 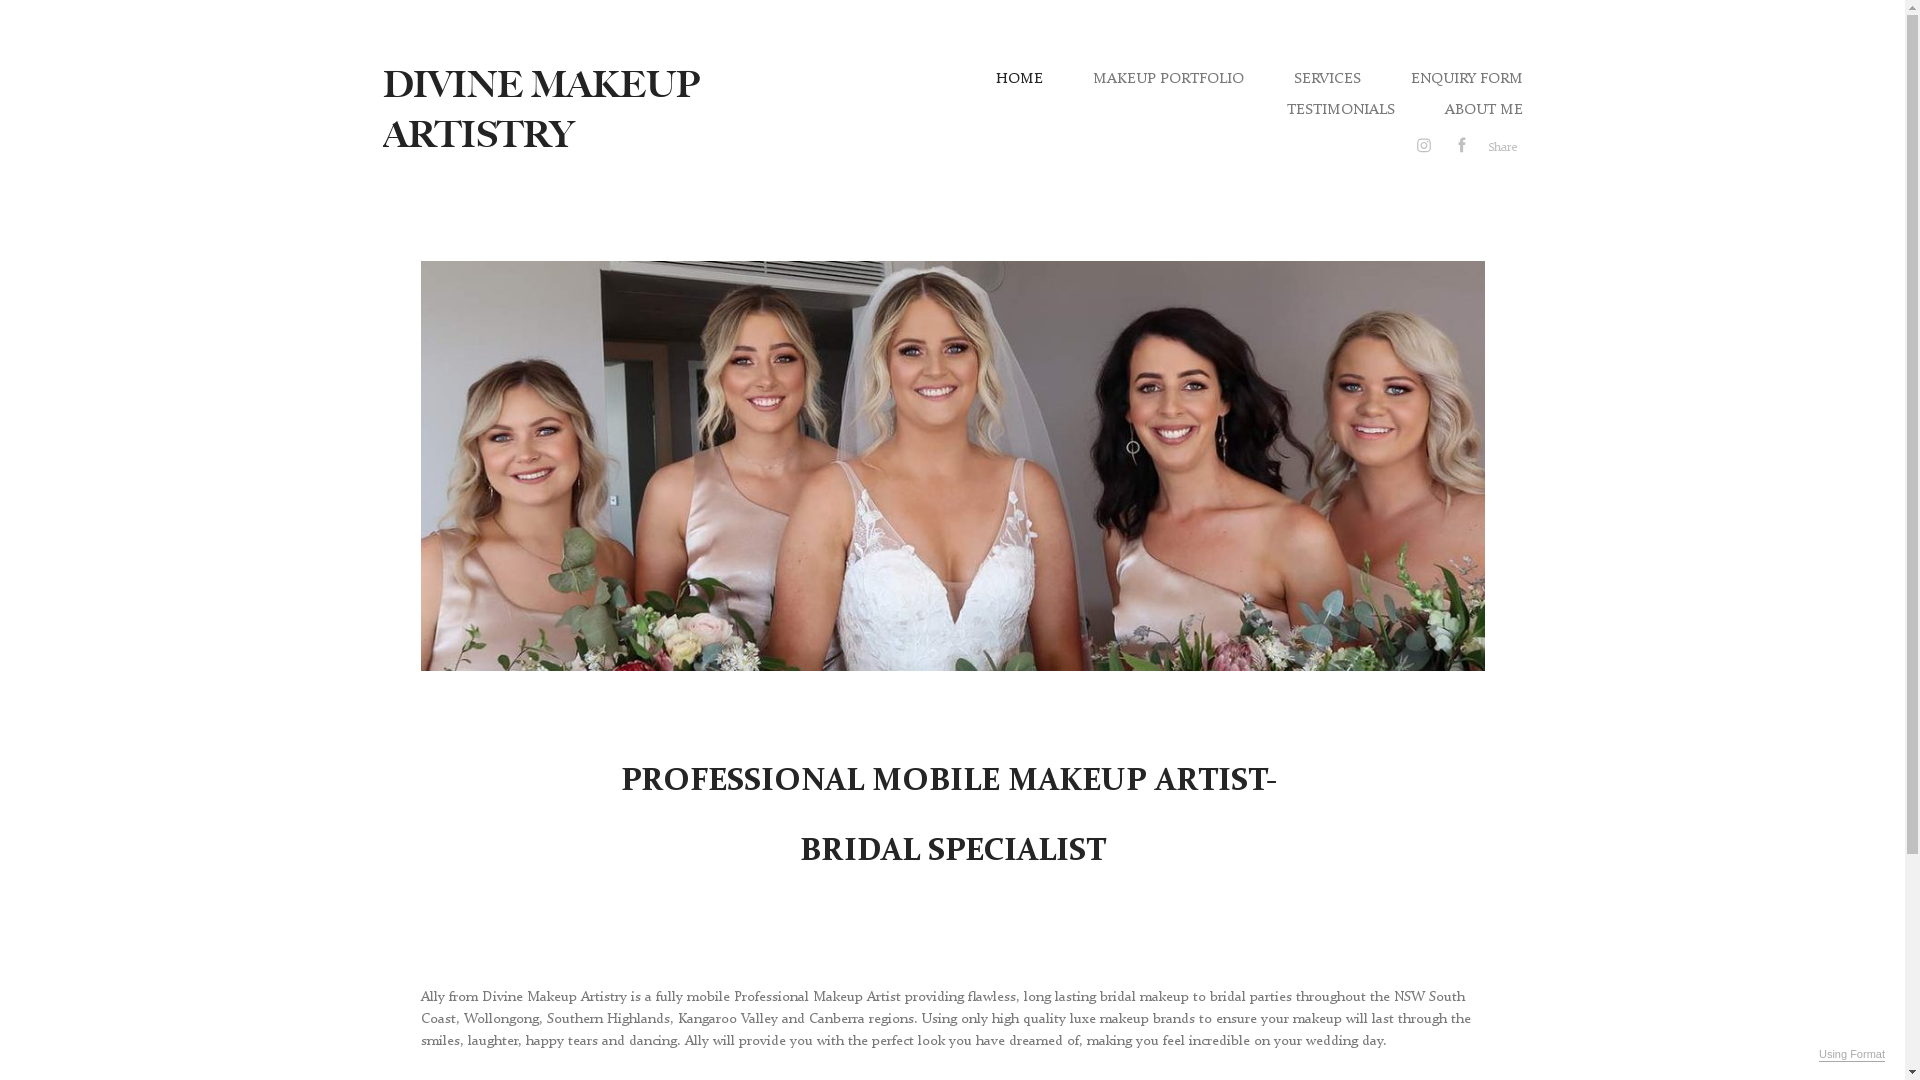 I want to click on 'MAKEUP PORTFOLIO', so click(x=1167, y=76).